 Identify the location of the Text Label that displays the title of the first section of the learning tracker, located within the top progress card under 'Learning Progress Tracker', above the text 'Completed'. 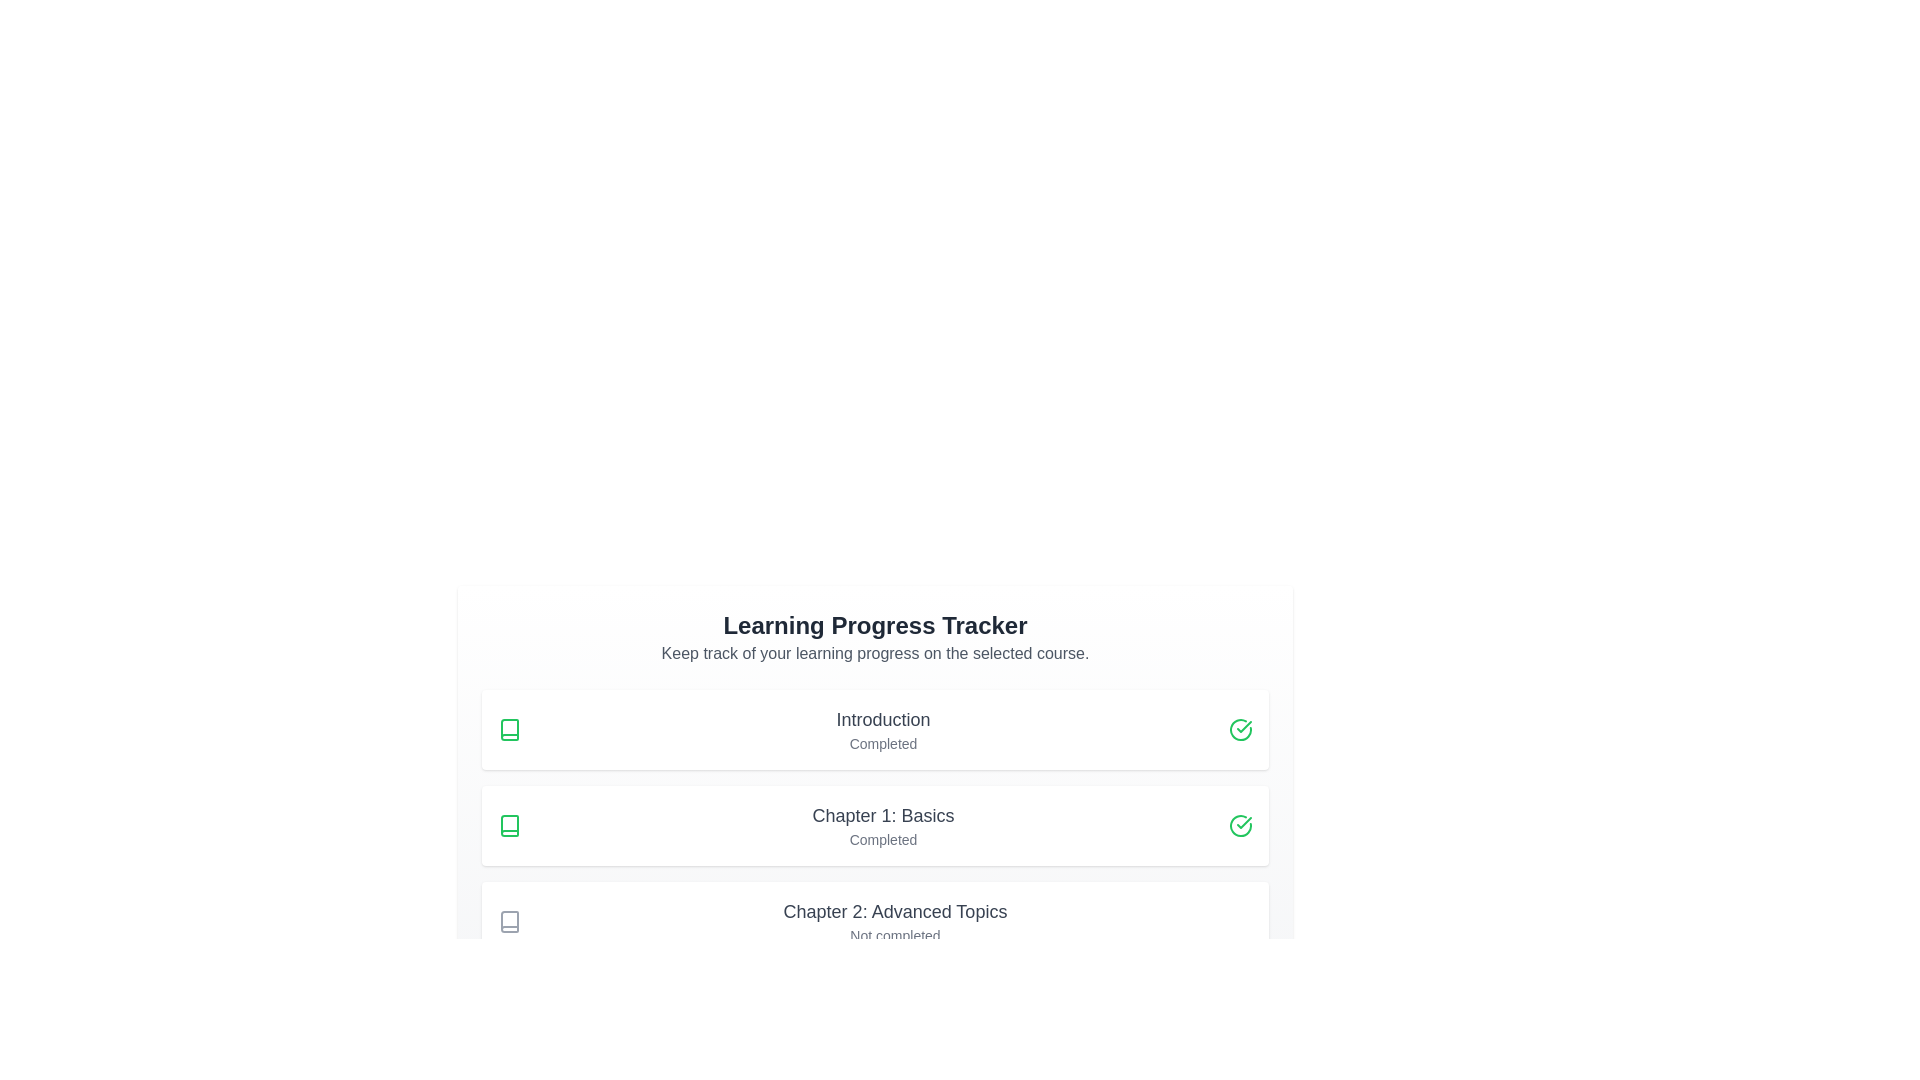
(882, 720).